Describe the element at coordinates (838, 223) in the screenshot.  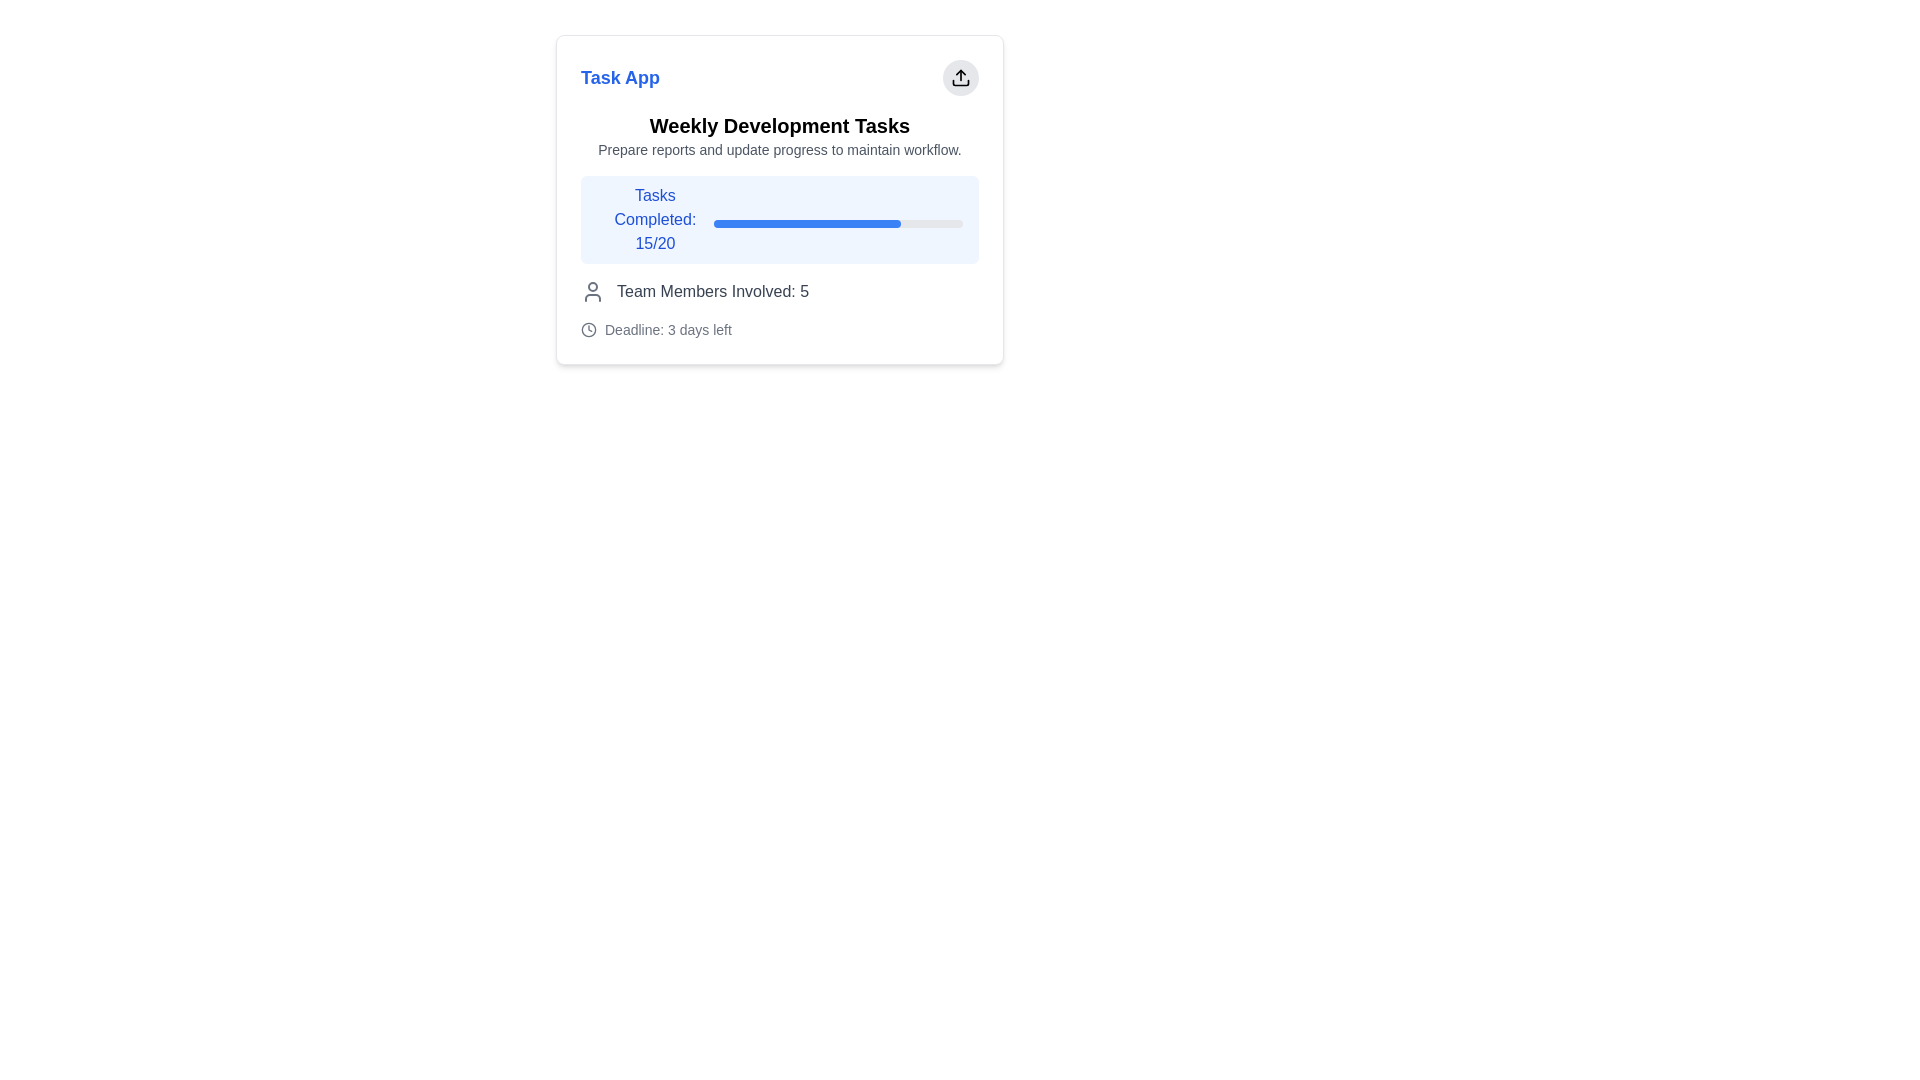
I see `the progress bar located under the text 'Tasks Completed: 15/20', which visually represents the completion status of a task` at that location.